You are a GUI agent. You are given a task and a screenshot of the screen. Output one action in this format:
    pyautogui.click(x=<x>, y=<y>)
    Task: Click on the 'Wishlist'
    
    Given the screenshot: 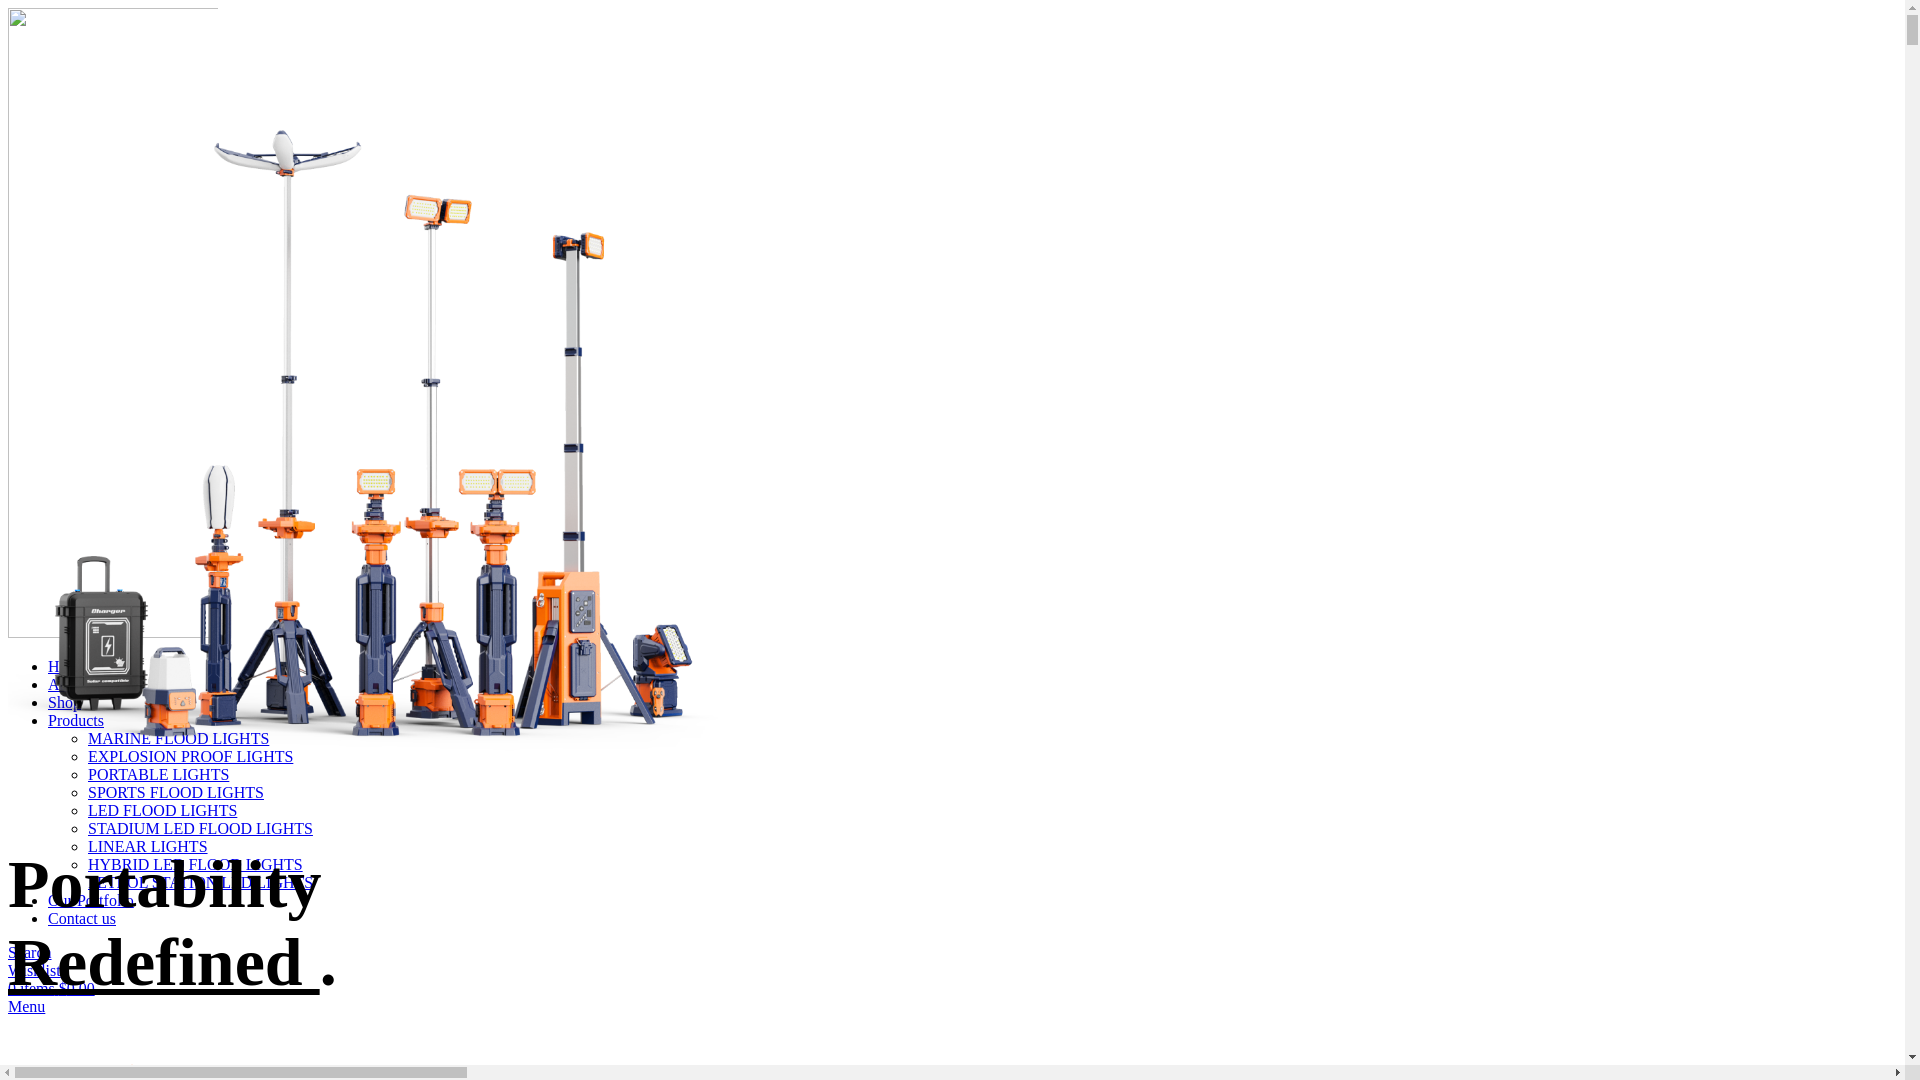 What is the action you would take?
    pyautogui.click(x=34, y=969)
    